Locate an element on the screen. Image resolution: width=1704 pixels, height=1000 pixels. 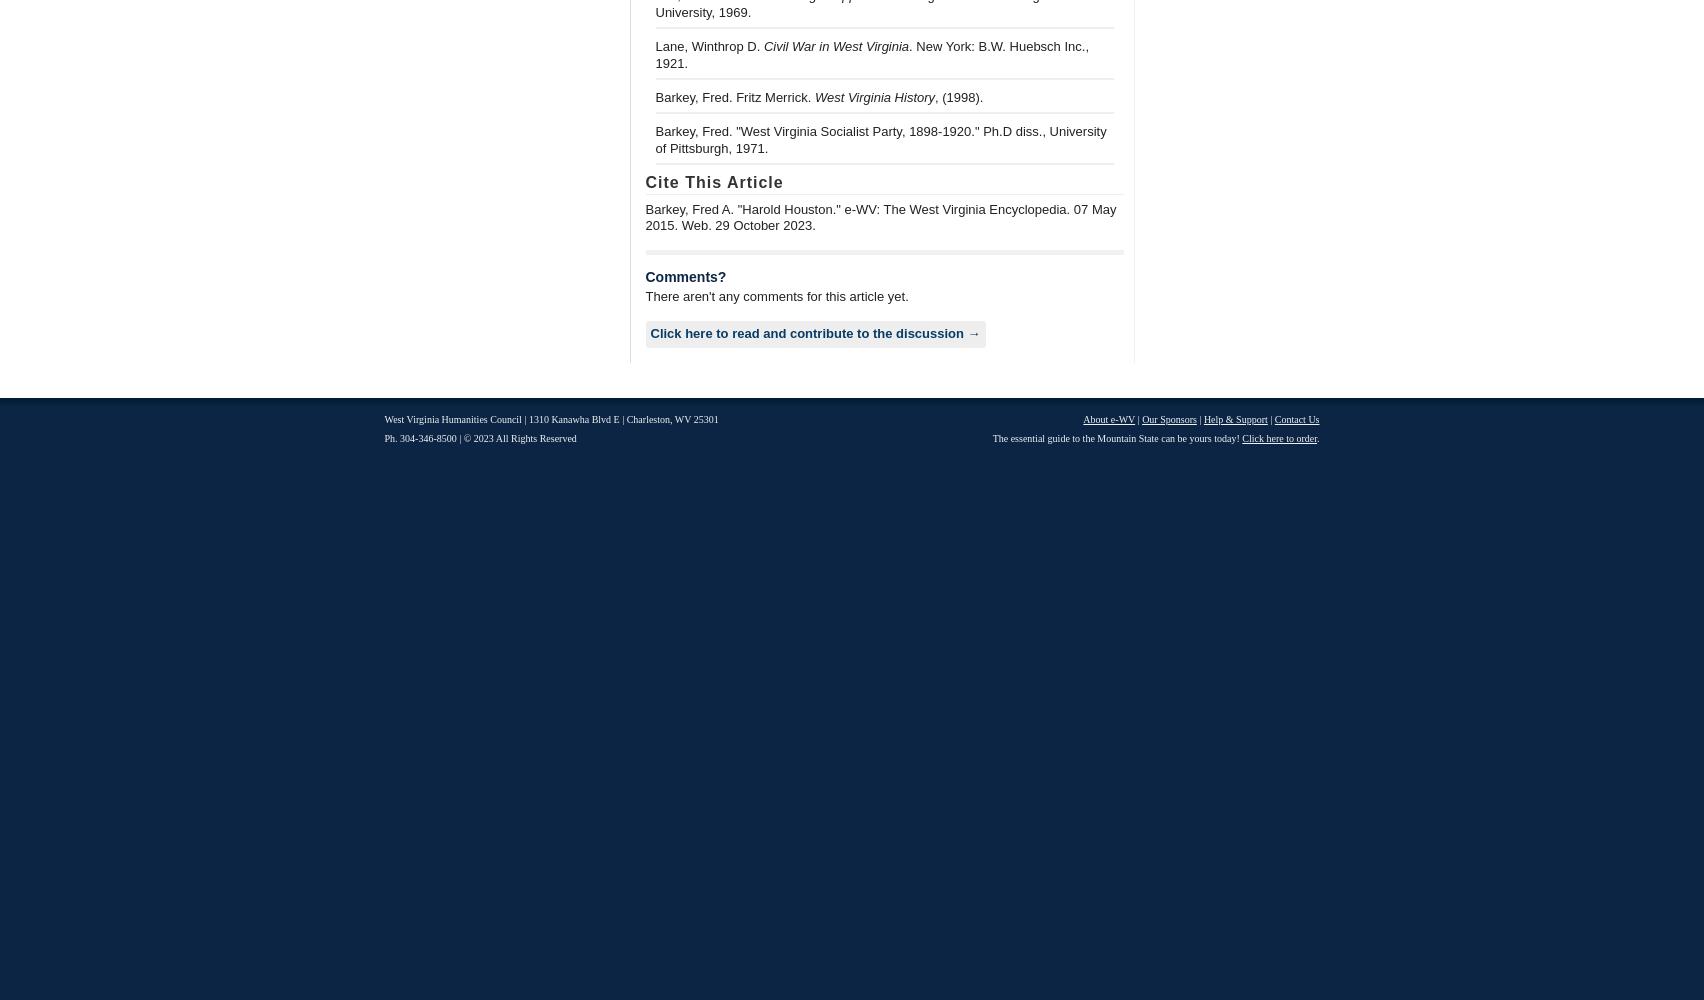
'Cite This Article' is located at coordinates (712, 181).